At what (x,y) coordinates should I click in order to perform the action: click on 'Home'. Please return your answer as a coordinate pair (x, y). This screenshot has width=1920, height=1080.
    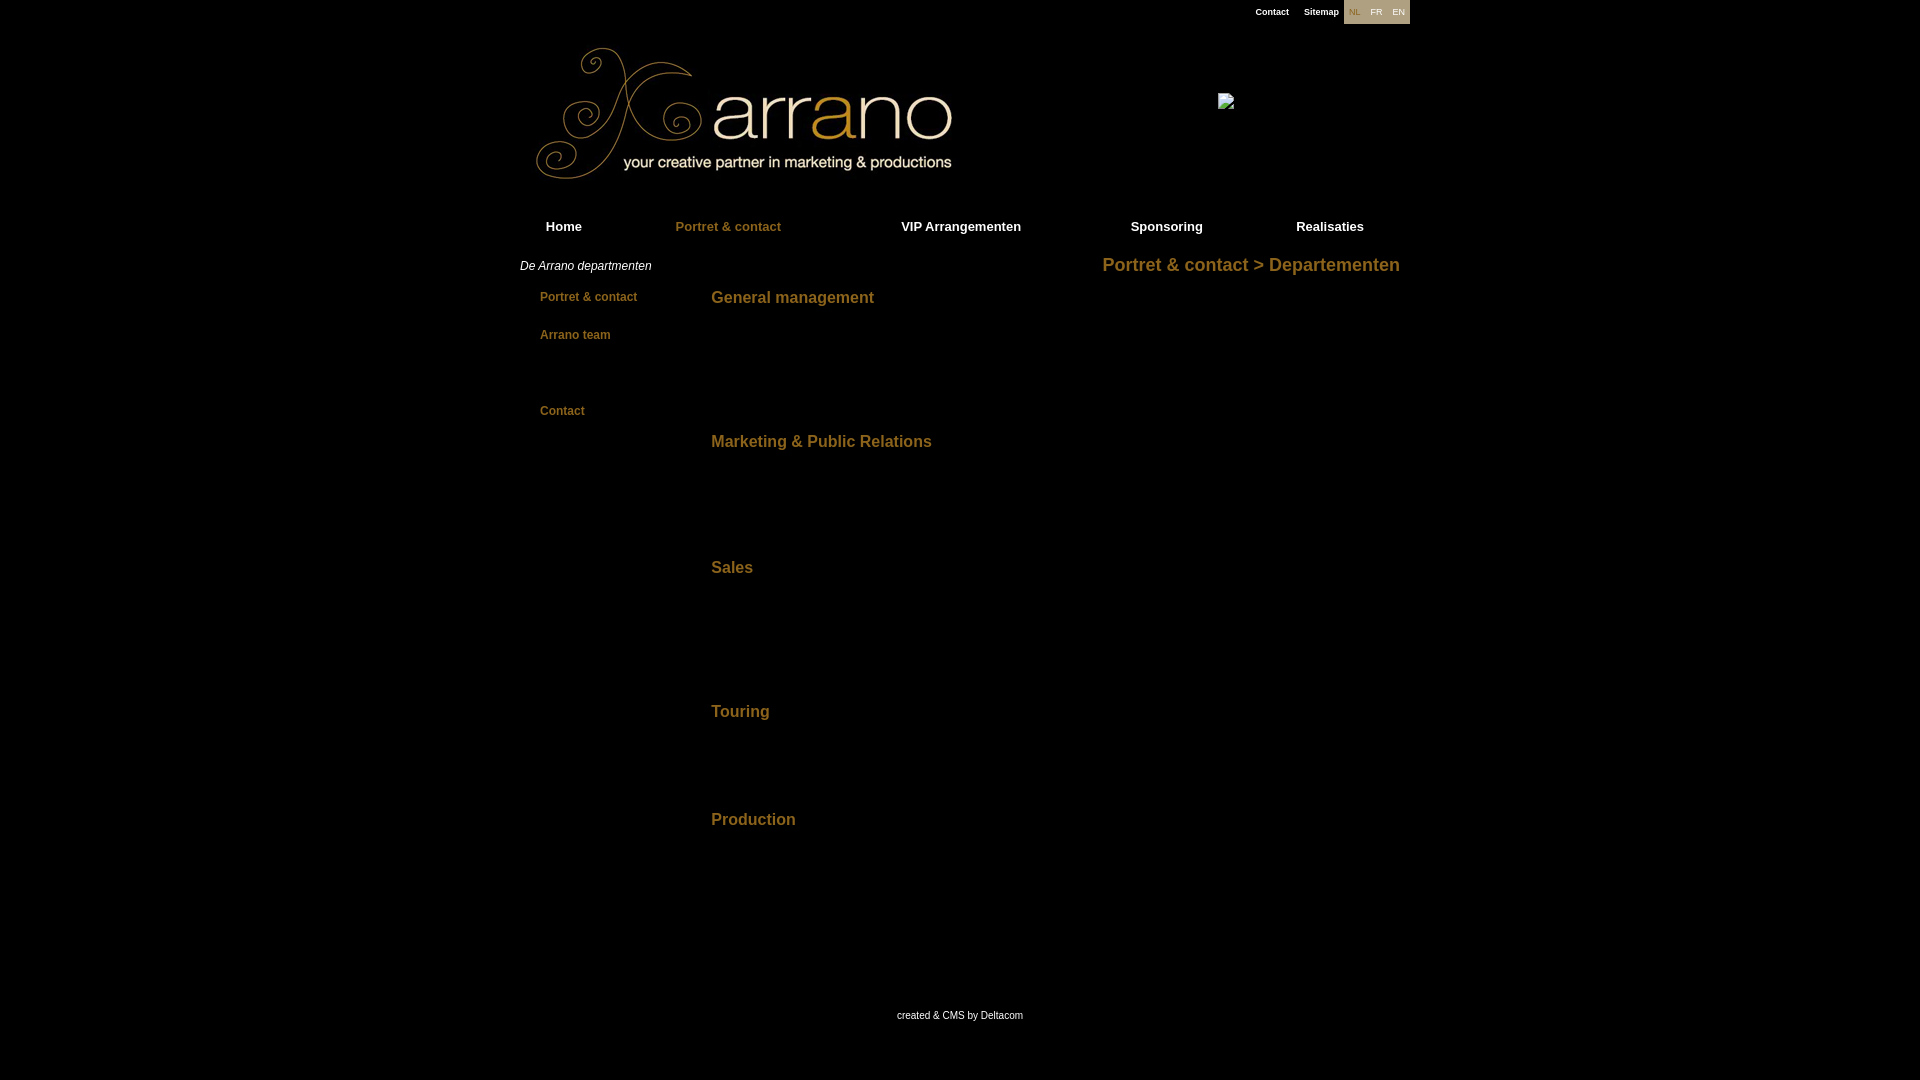
    Looking at the image, I should click on (562, 225).